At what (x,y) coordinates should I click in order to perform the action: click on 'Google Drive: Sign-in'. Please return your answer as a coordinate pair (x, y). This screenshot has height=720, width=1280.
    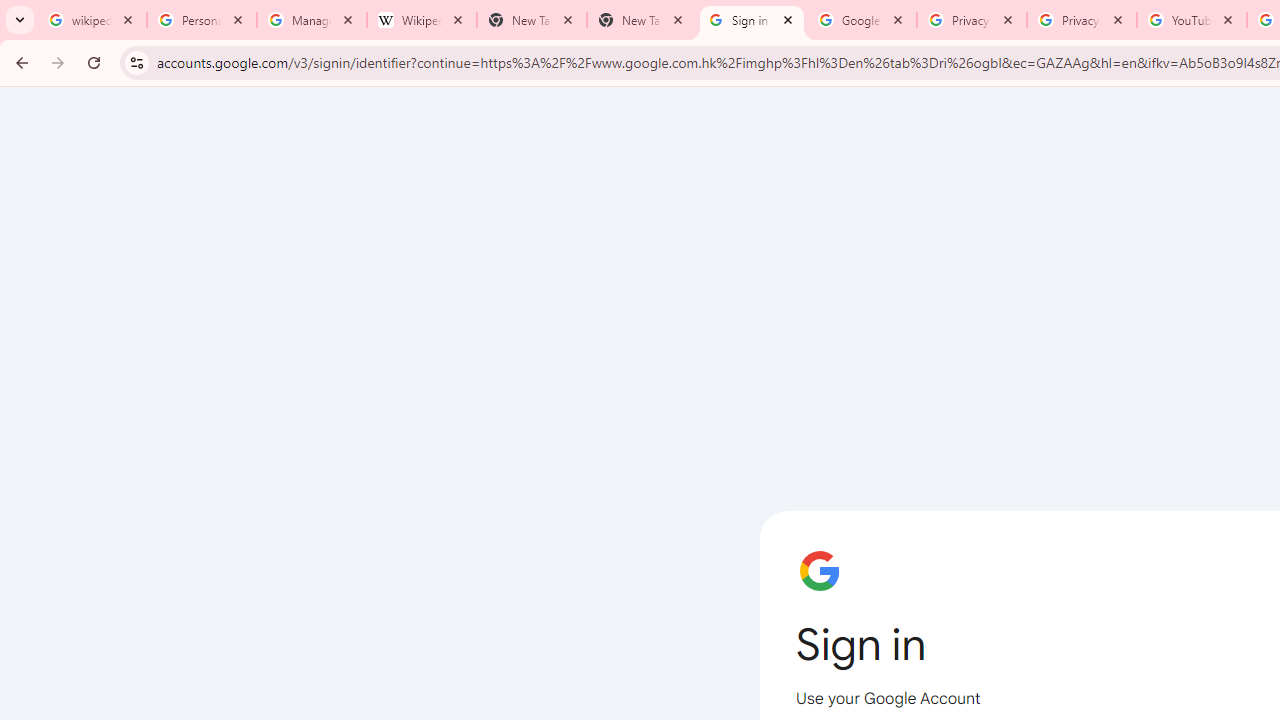
    Looking at the image, I should click on (861, 20).